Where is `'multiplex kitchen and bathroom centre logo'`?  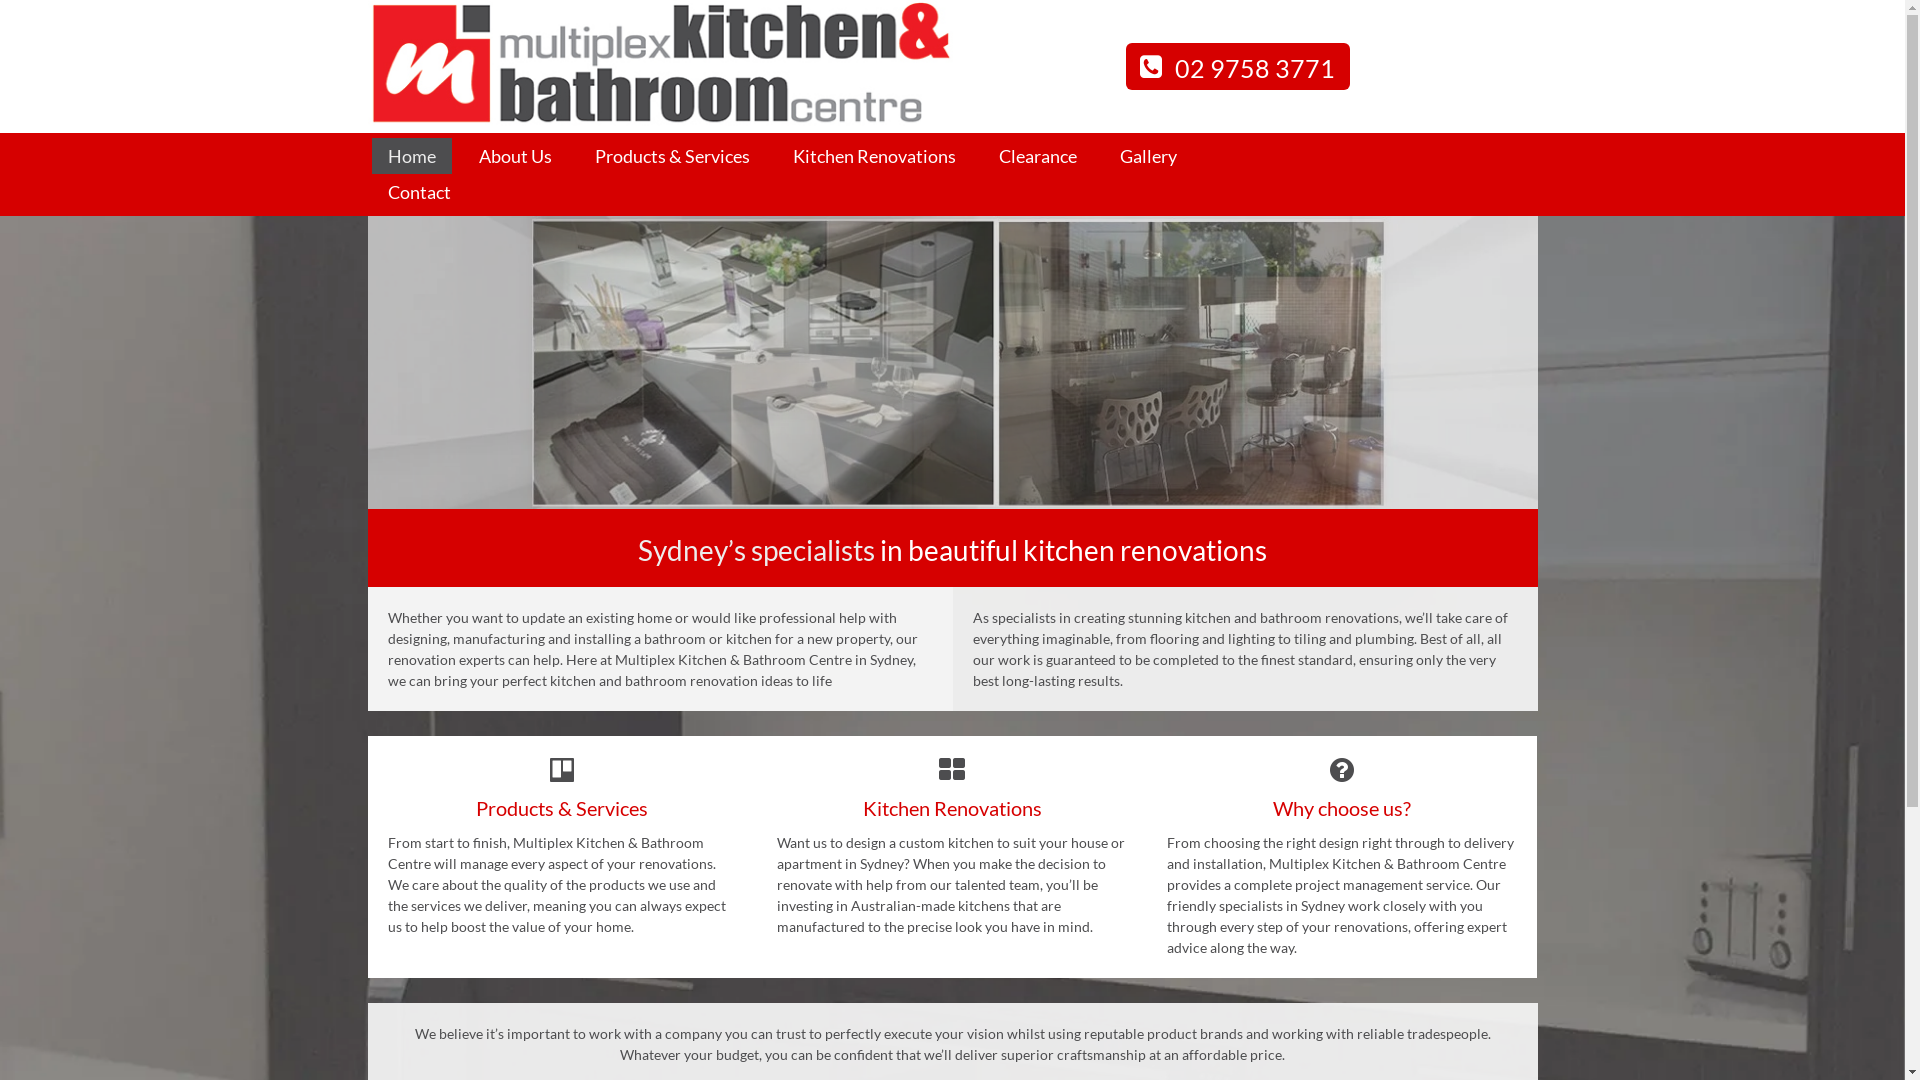
'multiplex kitchen and bathroom centre logo' is located at coordinates (660, 63).